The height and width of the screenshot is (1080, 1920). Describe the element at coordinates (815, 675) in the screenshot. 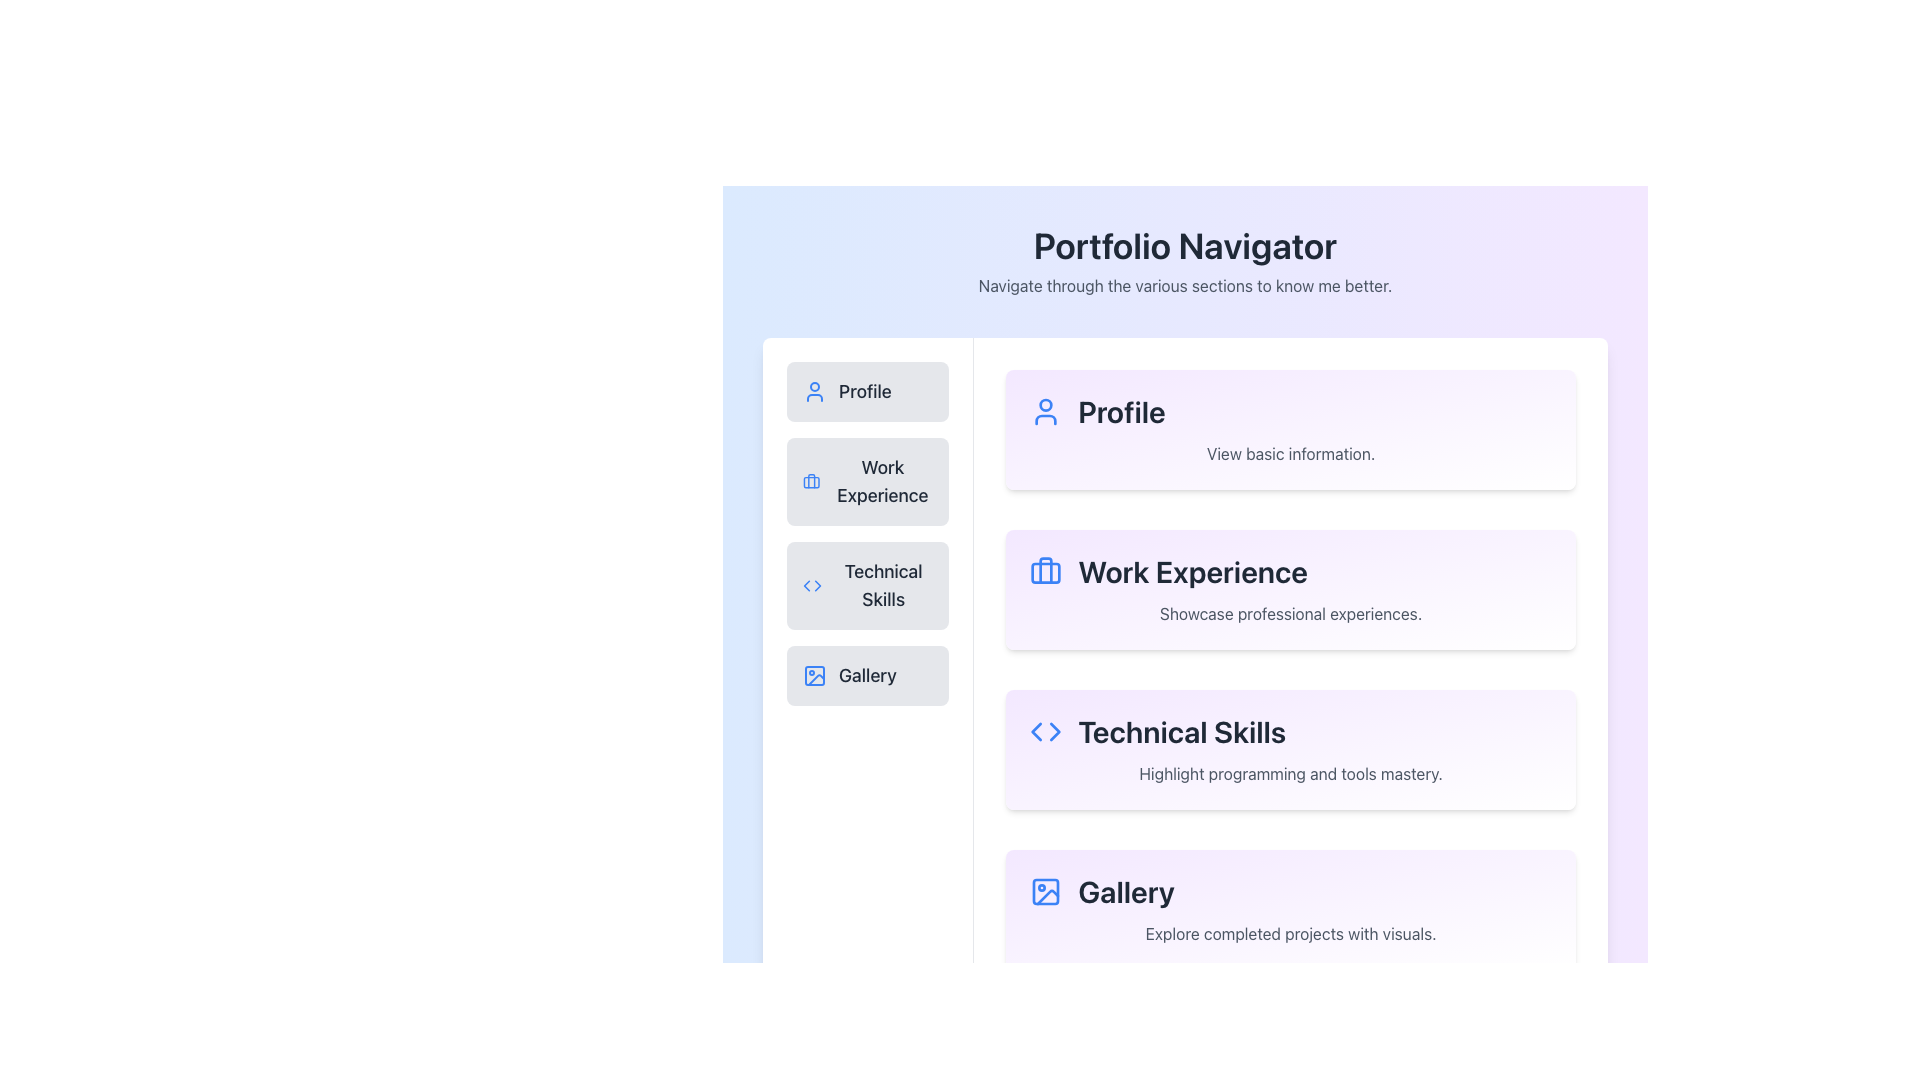

I see `the 'Gallery' icon in the navigation menu, which is situated to the left of the text label 'Gallery'` at that location.